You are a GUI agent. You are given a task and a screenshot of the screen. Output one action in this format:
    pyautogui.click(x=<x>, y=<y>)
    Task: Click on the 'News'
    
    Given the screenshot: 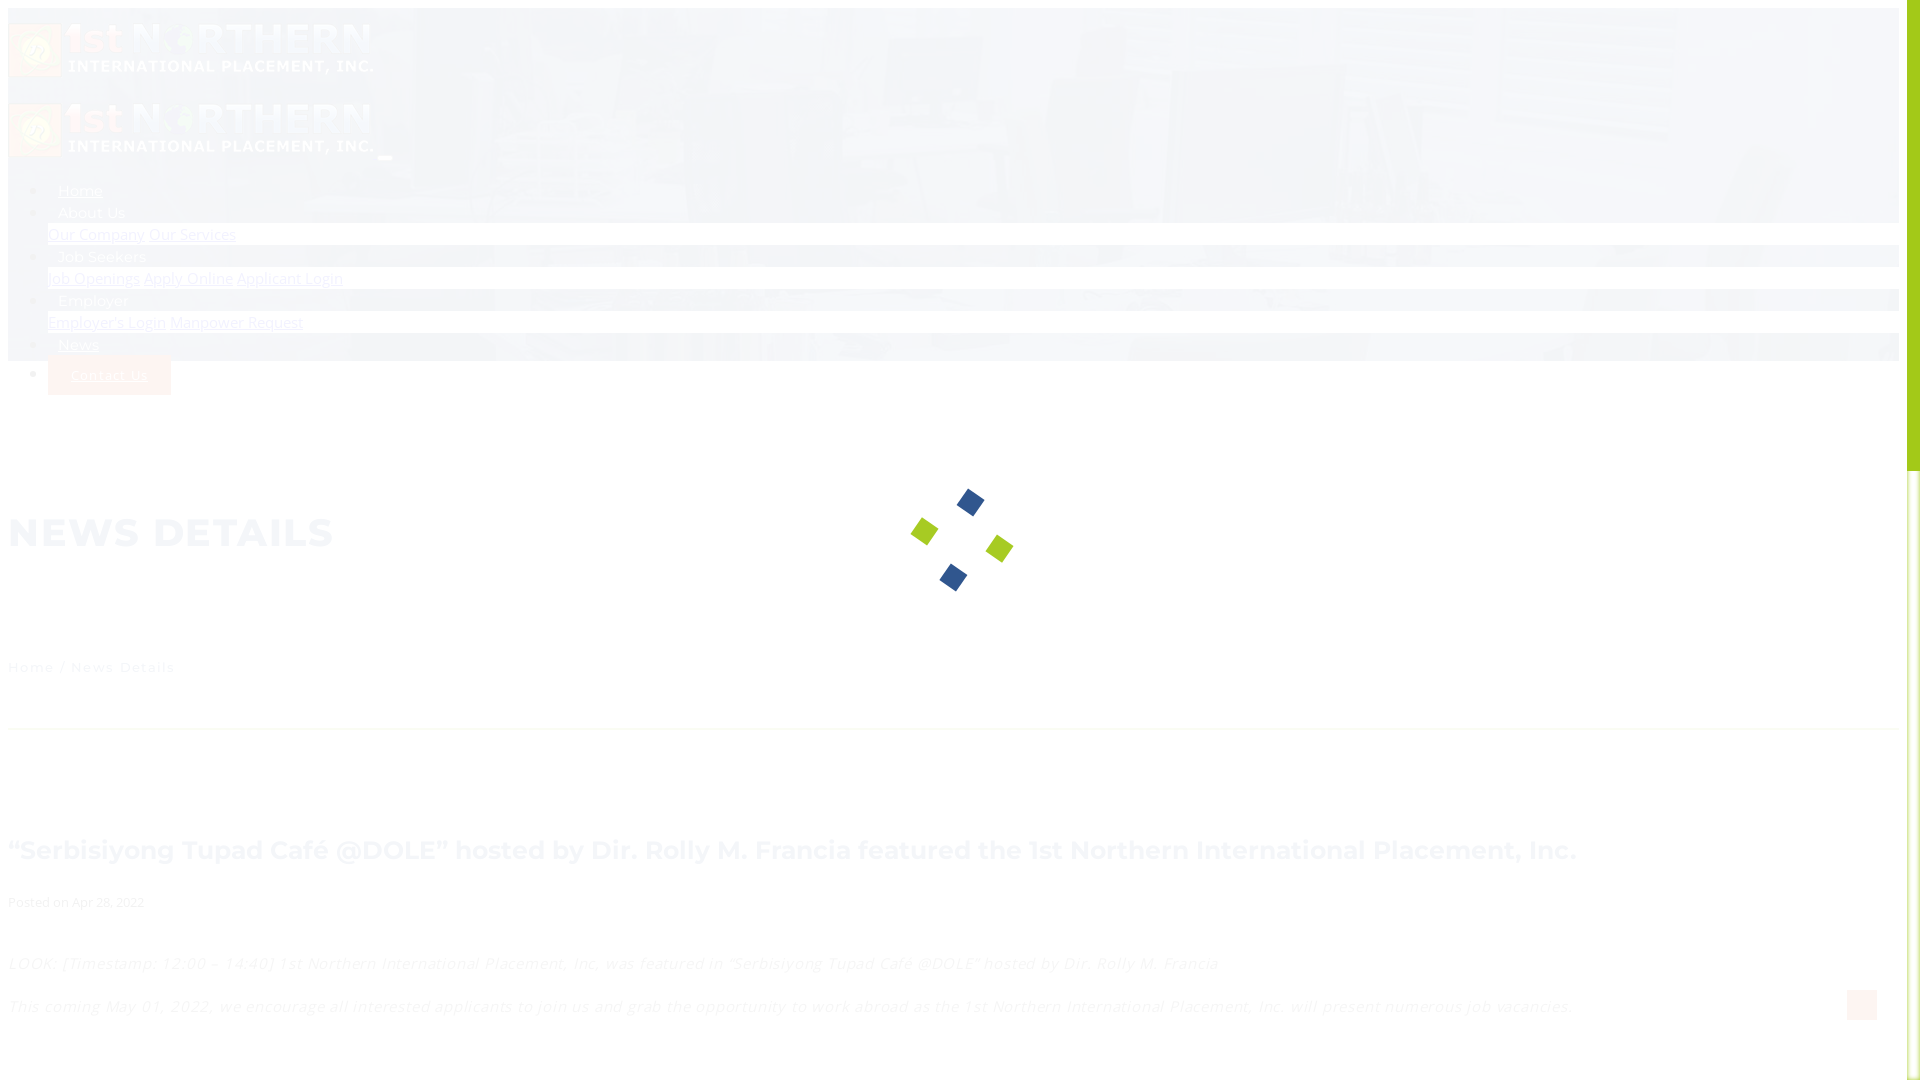 What is the action you would take?
    pyautogui.click(x=57, y=343)
    